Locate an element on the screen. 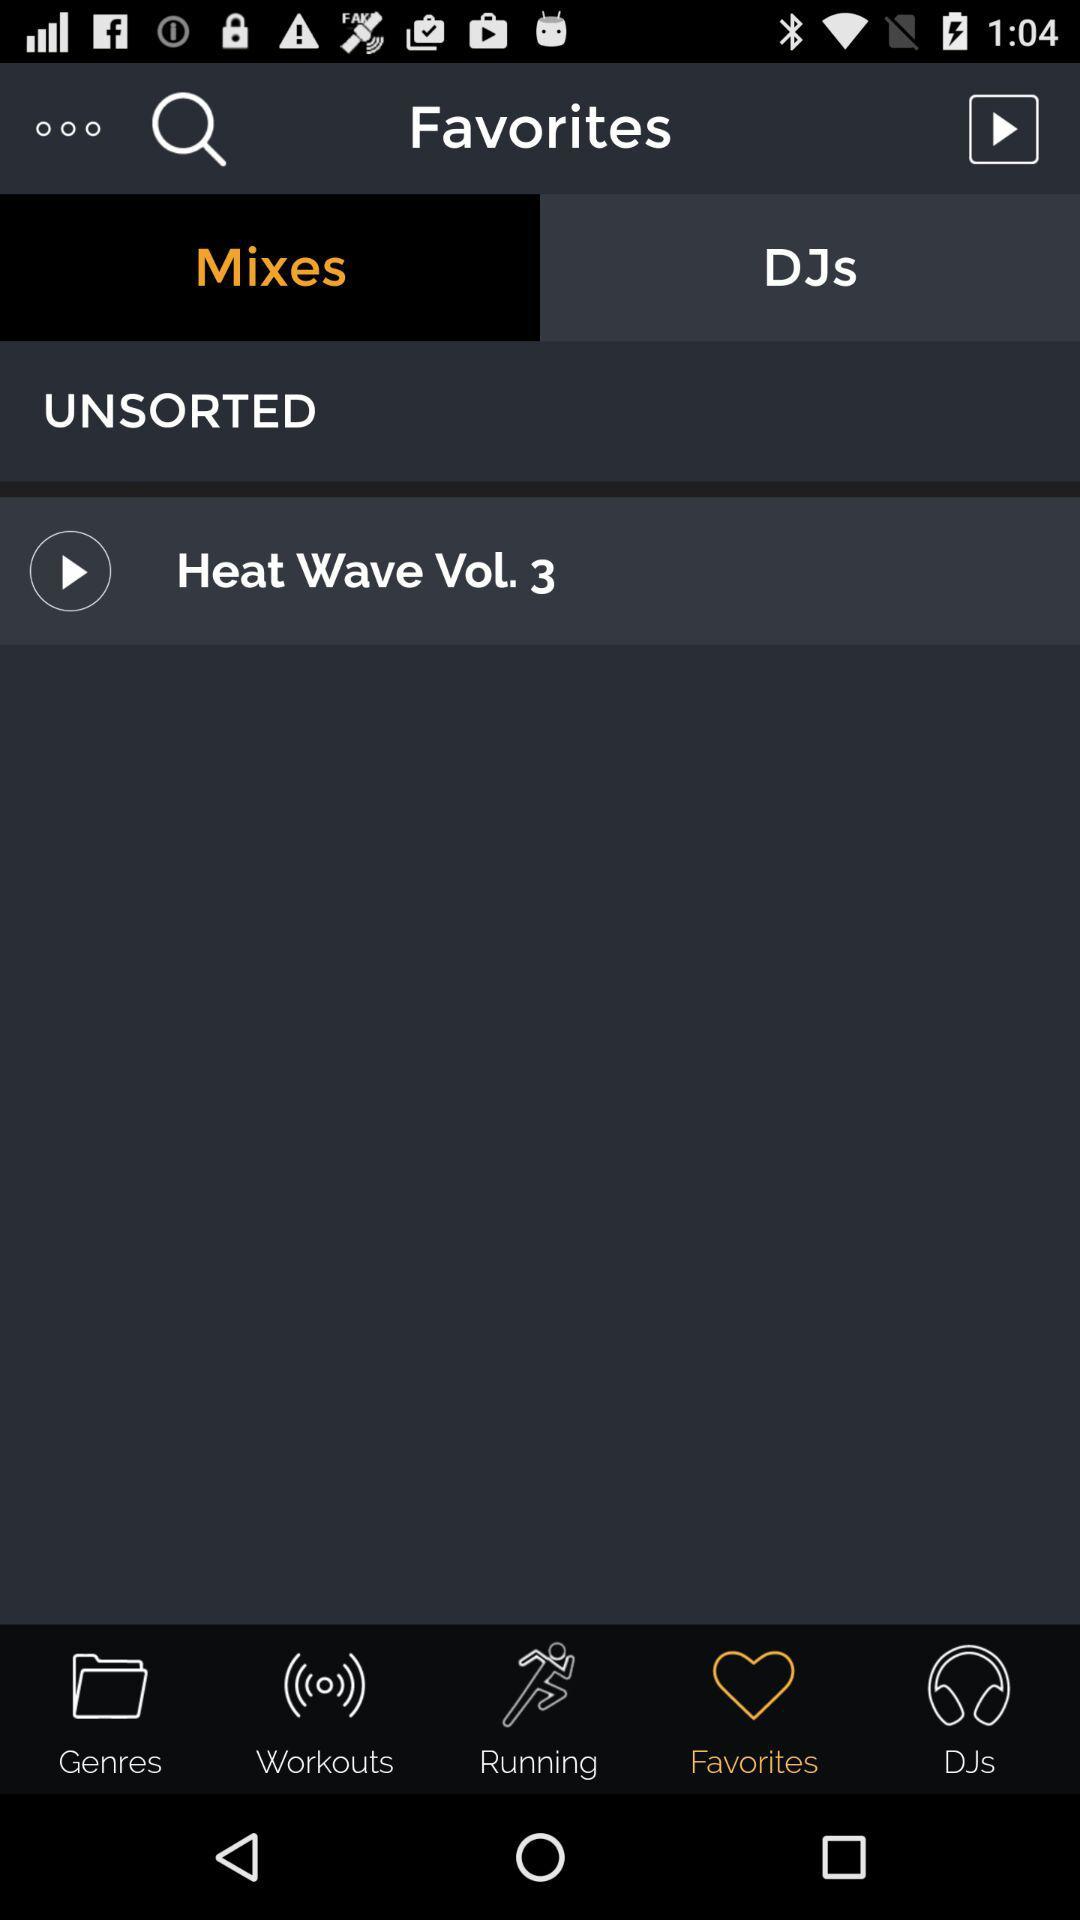 Image resolution: width=1080 pixels, height=1920 pixels. the mixes is located at coordinates (270, 266).